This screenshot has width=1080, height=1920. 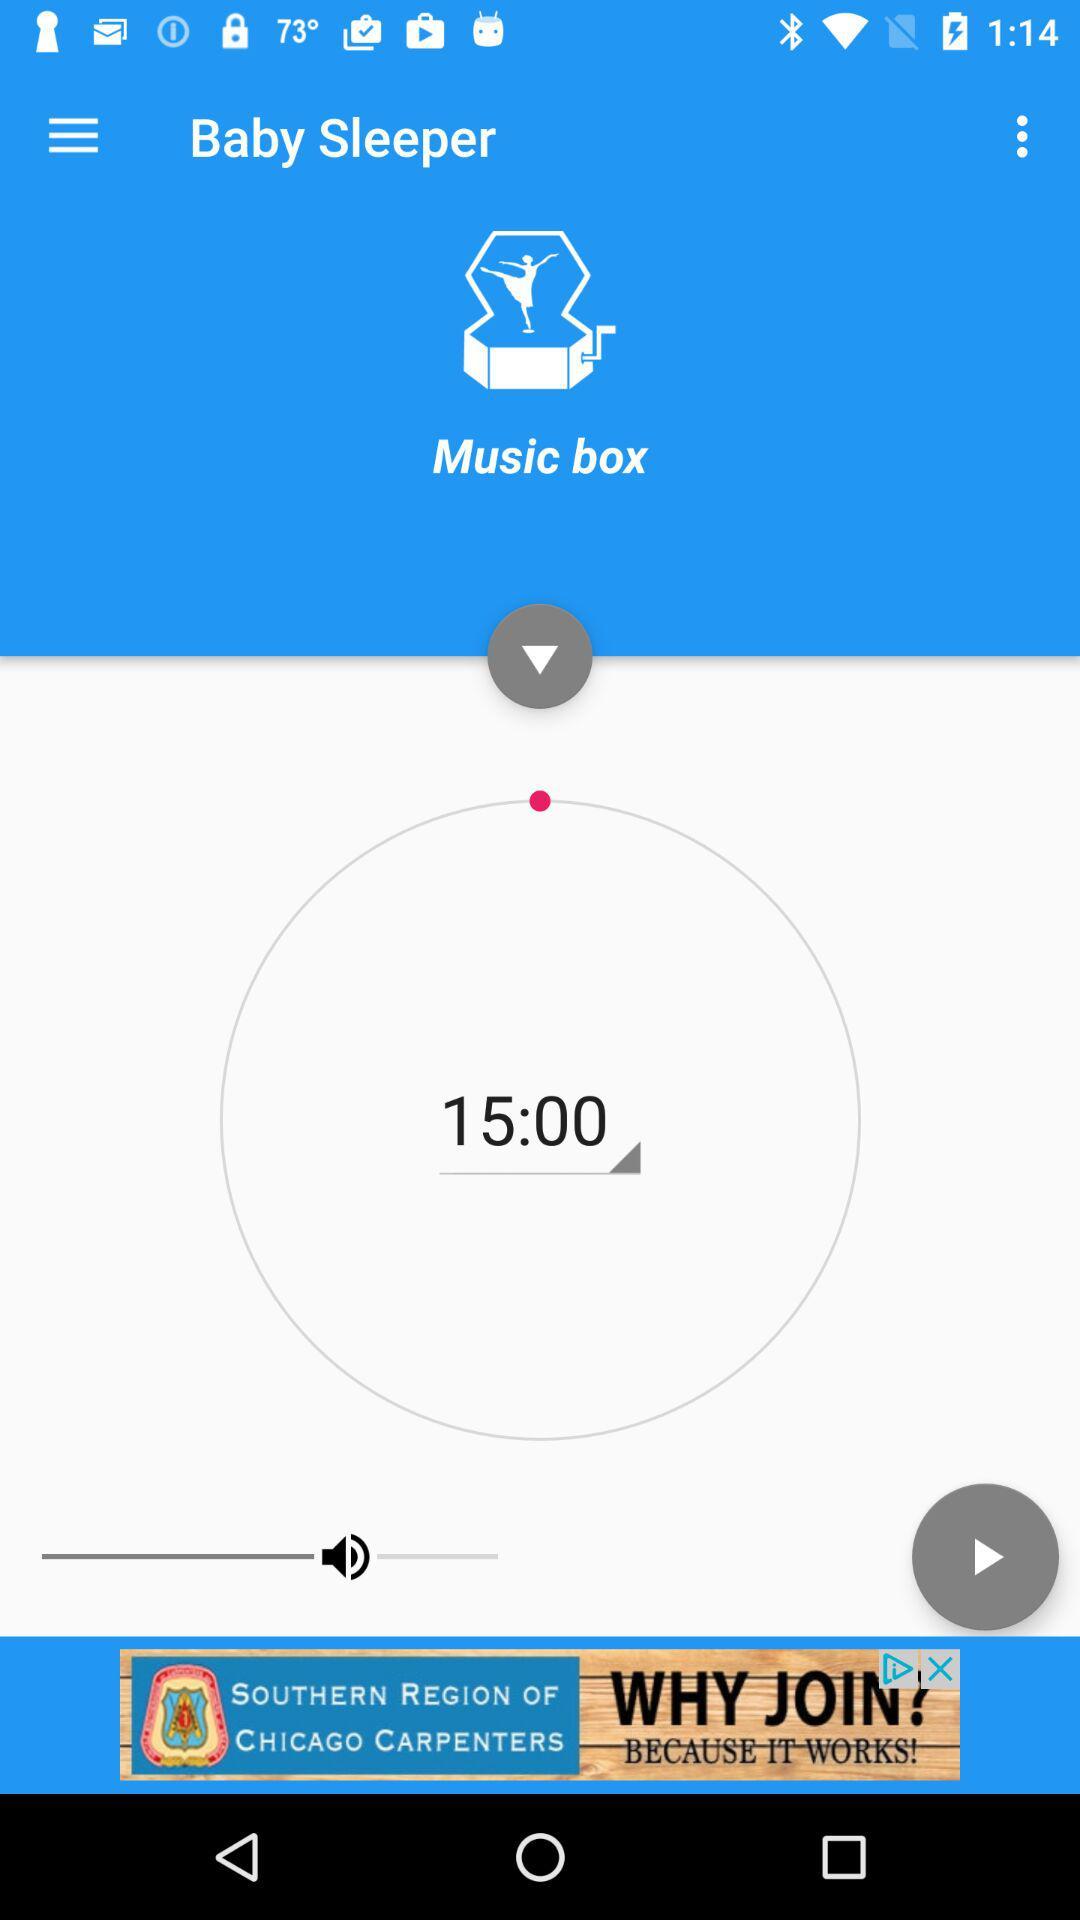 What do you see at coordinates (538, 309) in the screenshot?
I see `sleeping music` at bounding box center [538, 309].